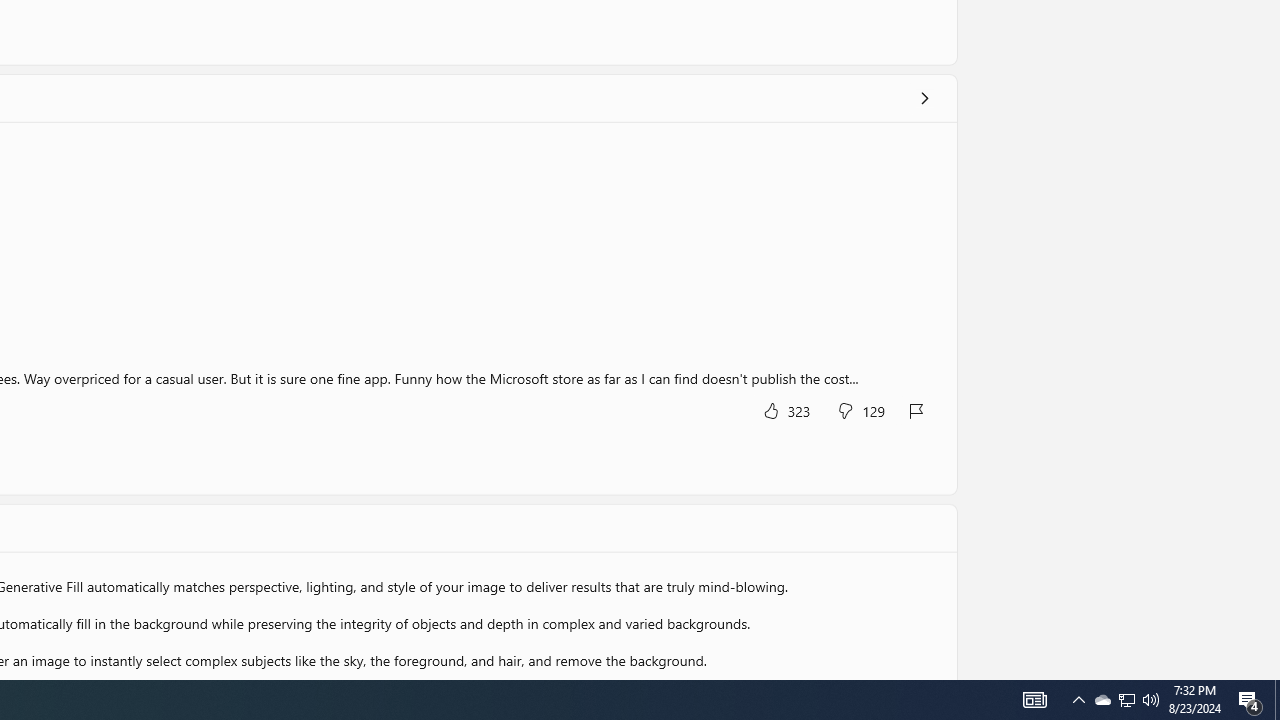 The height and width of the screenshot is (720, 1280). Describe the element at coordinates (784, 409) in the screenshot. I see `'Yes, this was helpful. 323 votes.'` at that location.